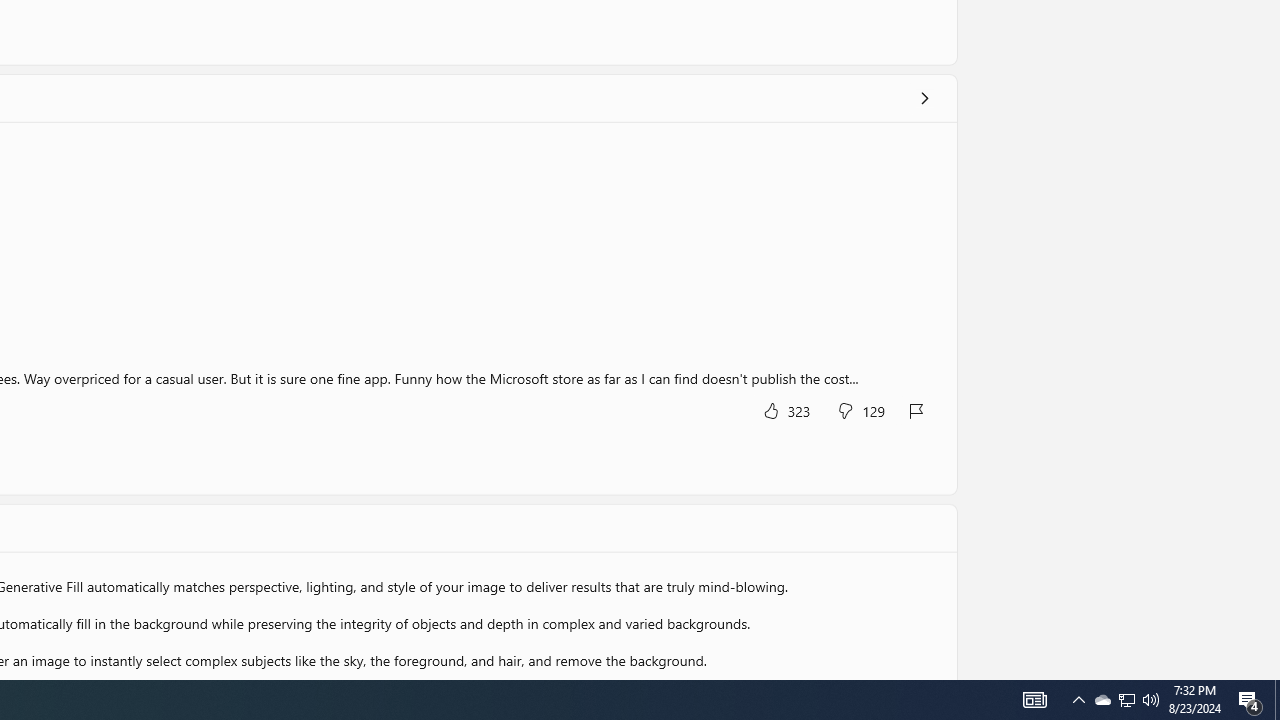 The height and width of the screenshot is (720, 1280). Describe the element at coordinates (784, 409) in the screenshot. I see `'Yes, this was helpful. 323 votes.'` at that location.